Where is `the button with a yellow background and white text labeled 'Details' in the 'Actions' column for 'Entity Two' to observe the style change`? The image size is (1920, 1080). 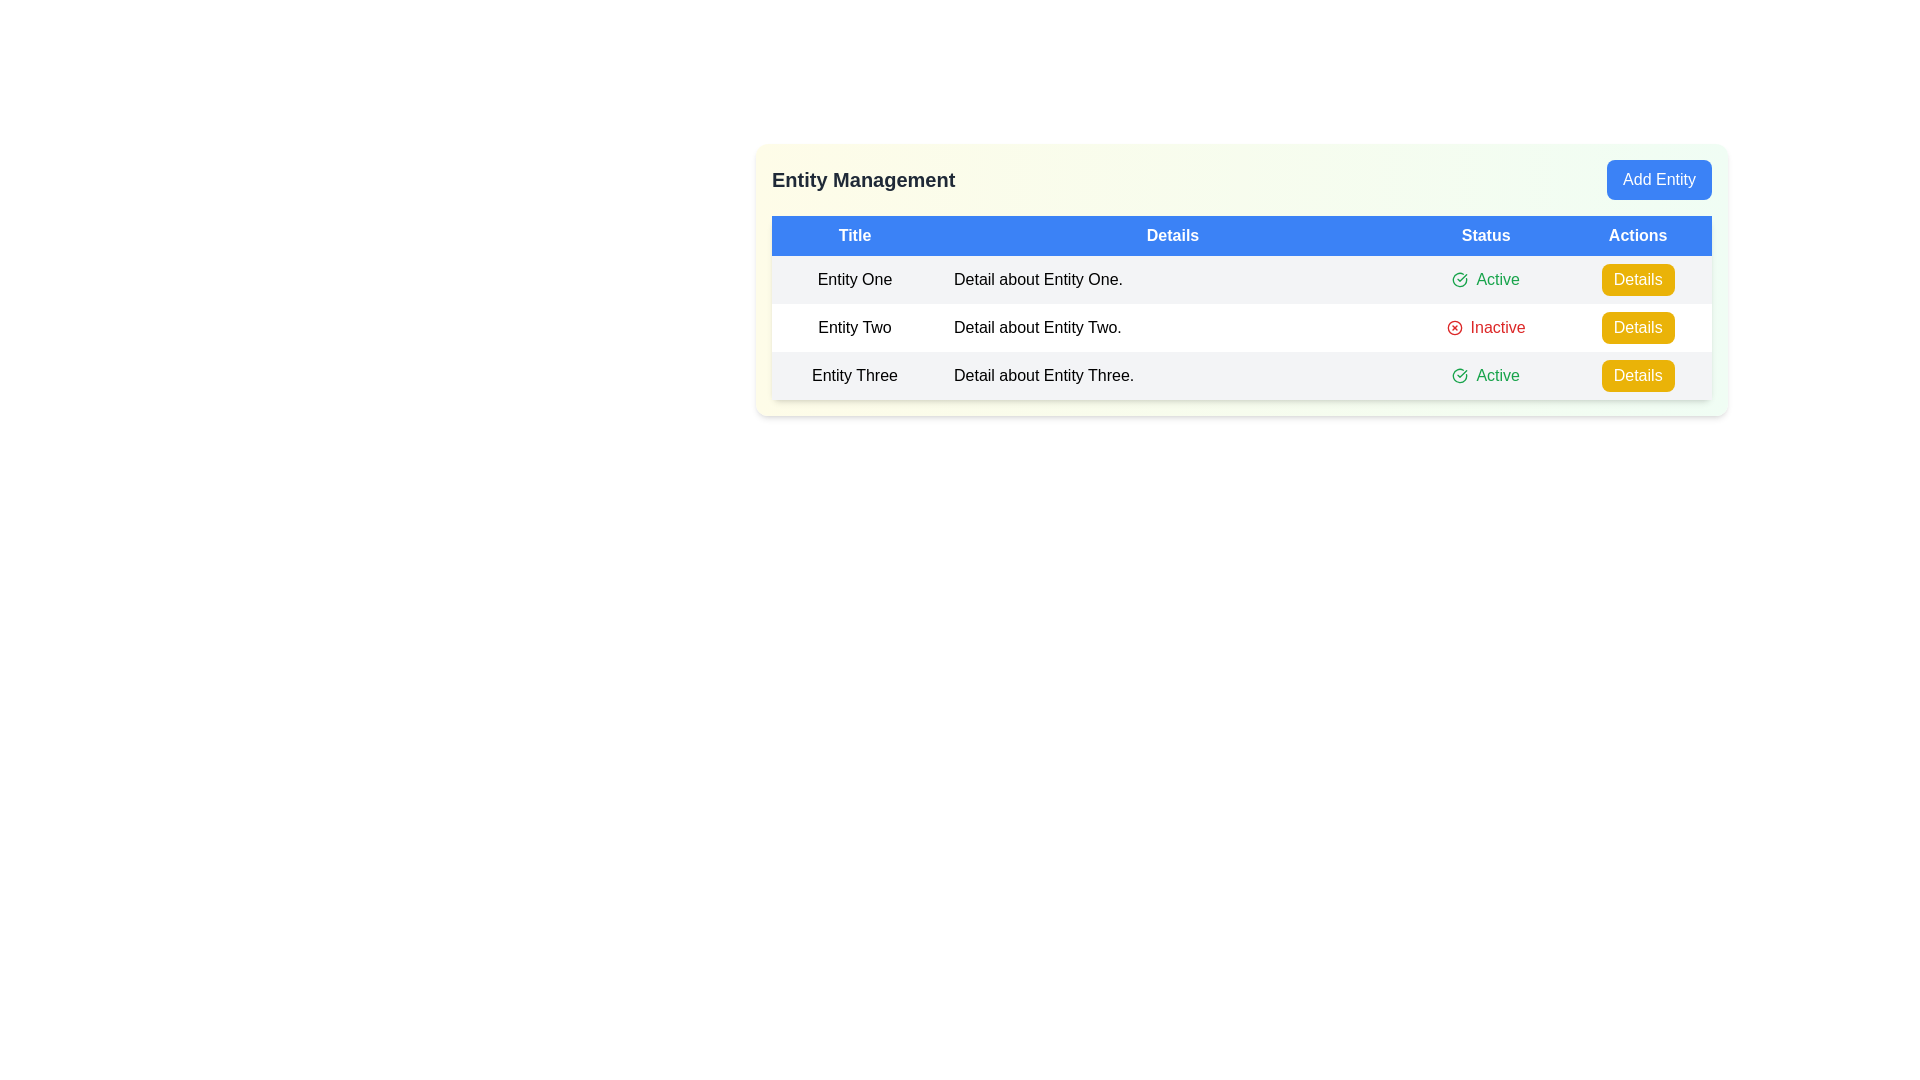 the button with a yellow background and white text labeled 'Details' in the 'Actions' column for 'Entity Two' to observe the style change is located at coordinates (1638, 280).